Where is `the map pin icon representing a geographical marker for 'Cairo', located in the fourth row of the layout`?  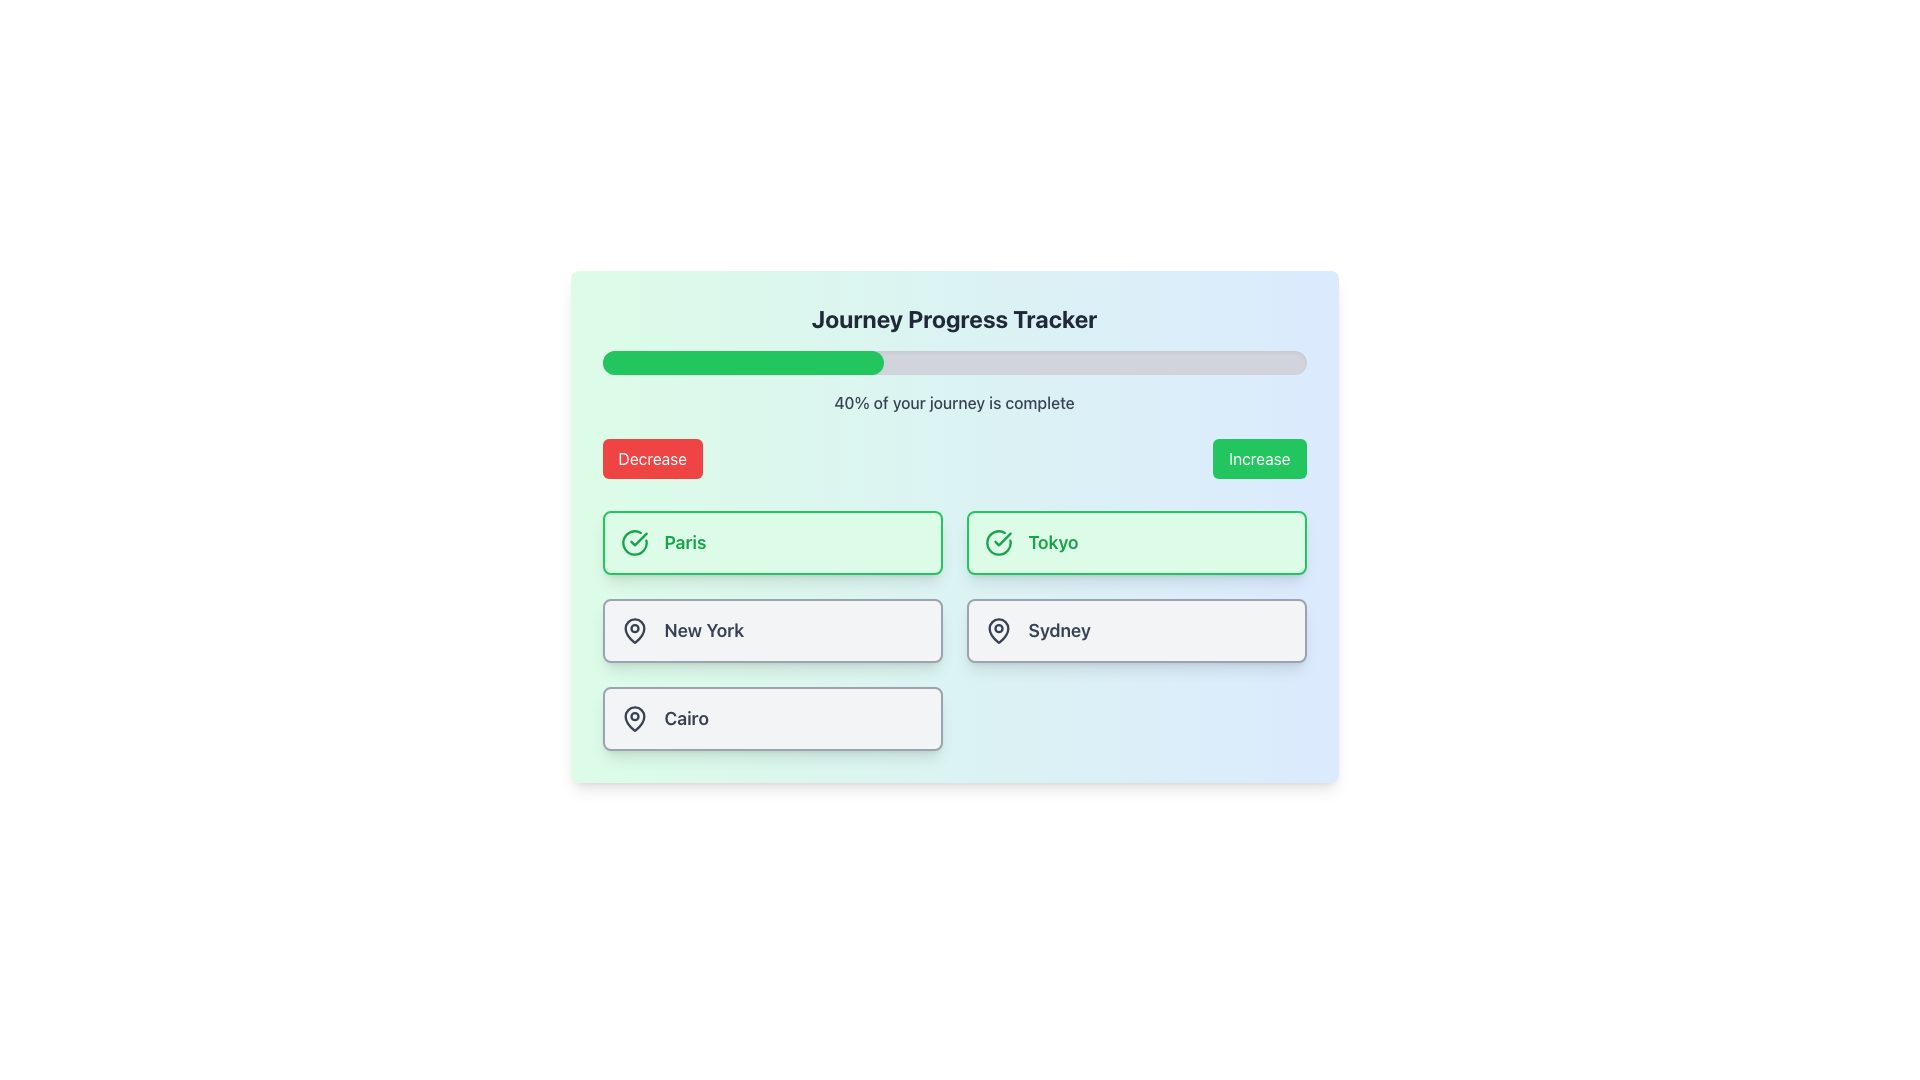 the map pin icon representing a geographical marker for 'Cairo', located in the fourth row of the layout is located at coordinates (633, 717).